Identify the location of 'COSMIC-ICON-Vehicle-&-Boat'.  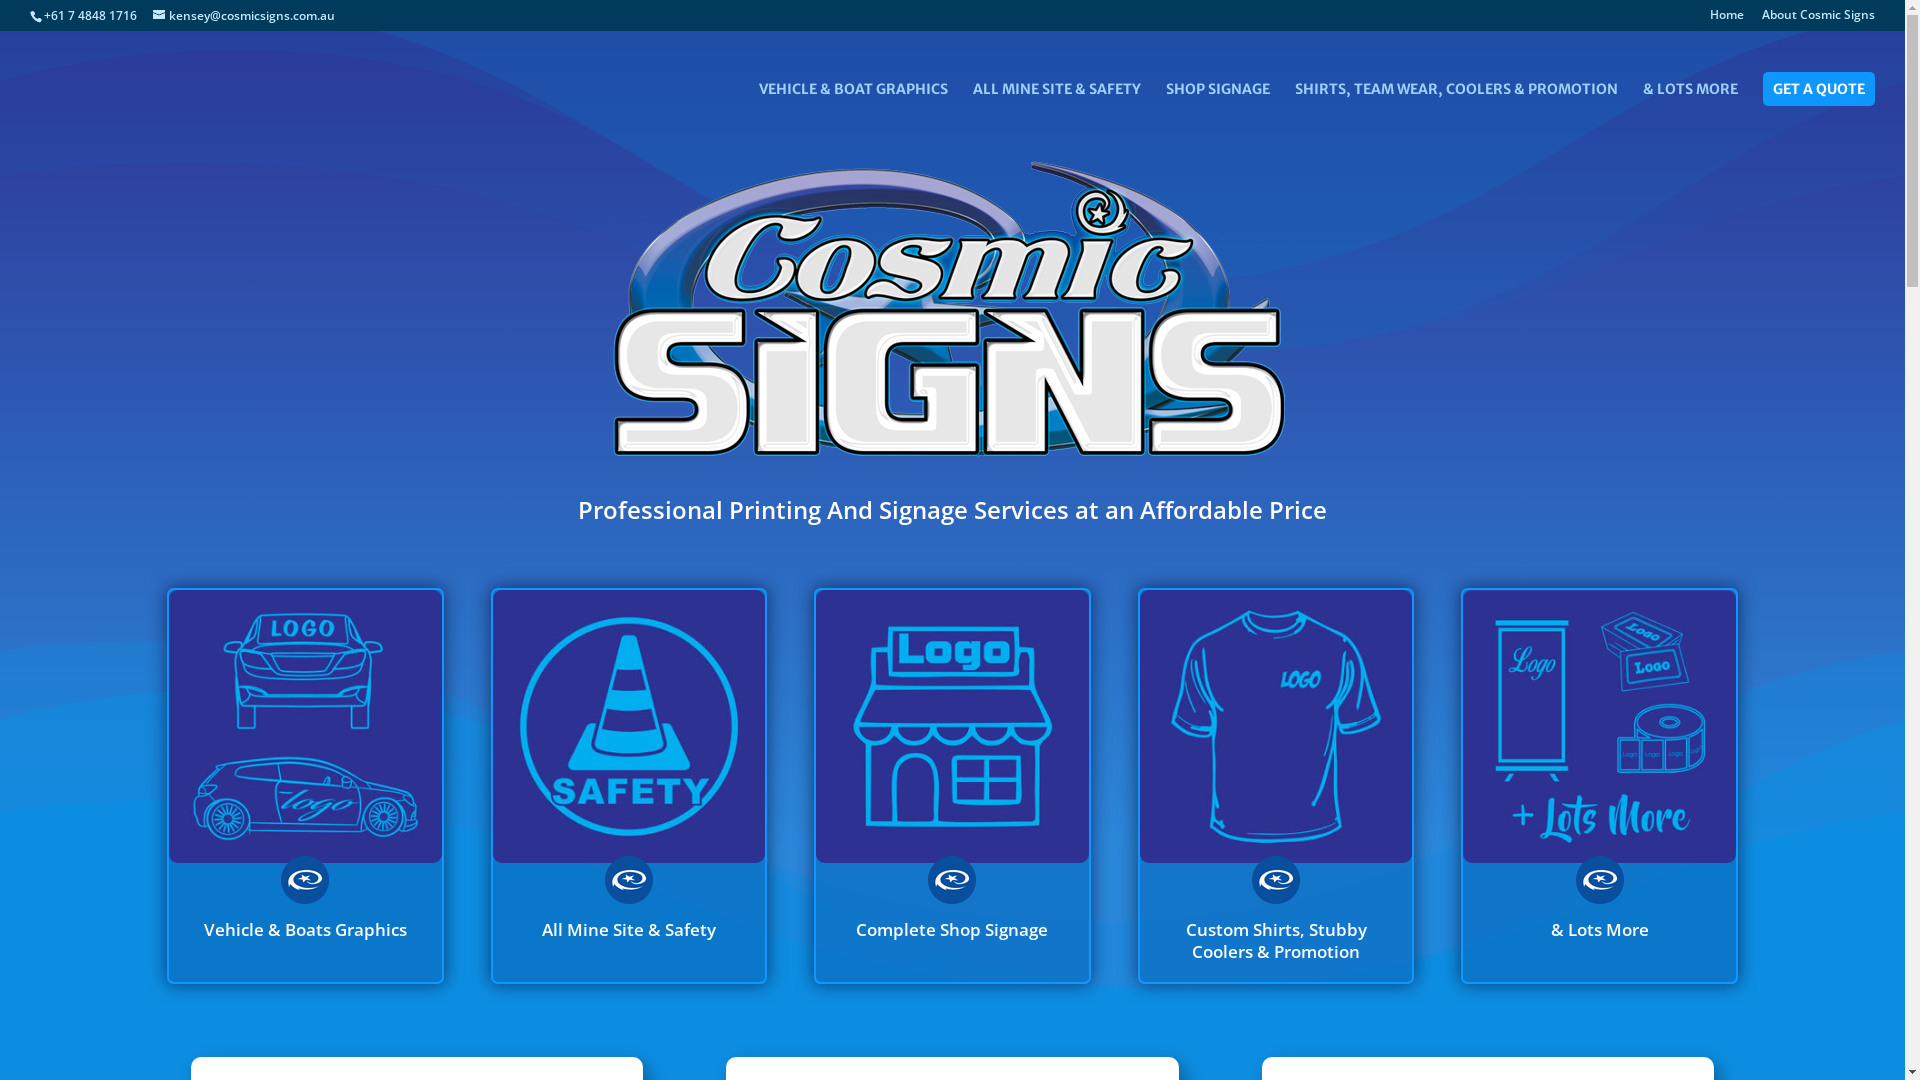
(304, 725).